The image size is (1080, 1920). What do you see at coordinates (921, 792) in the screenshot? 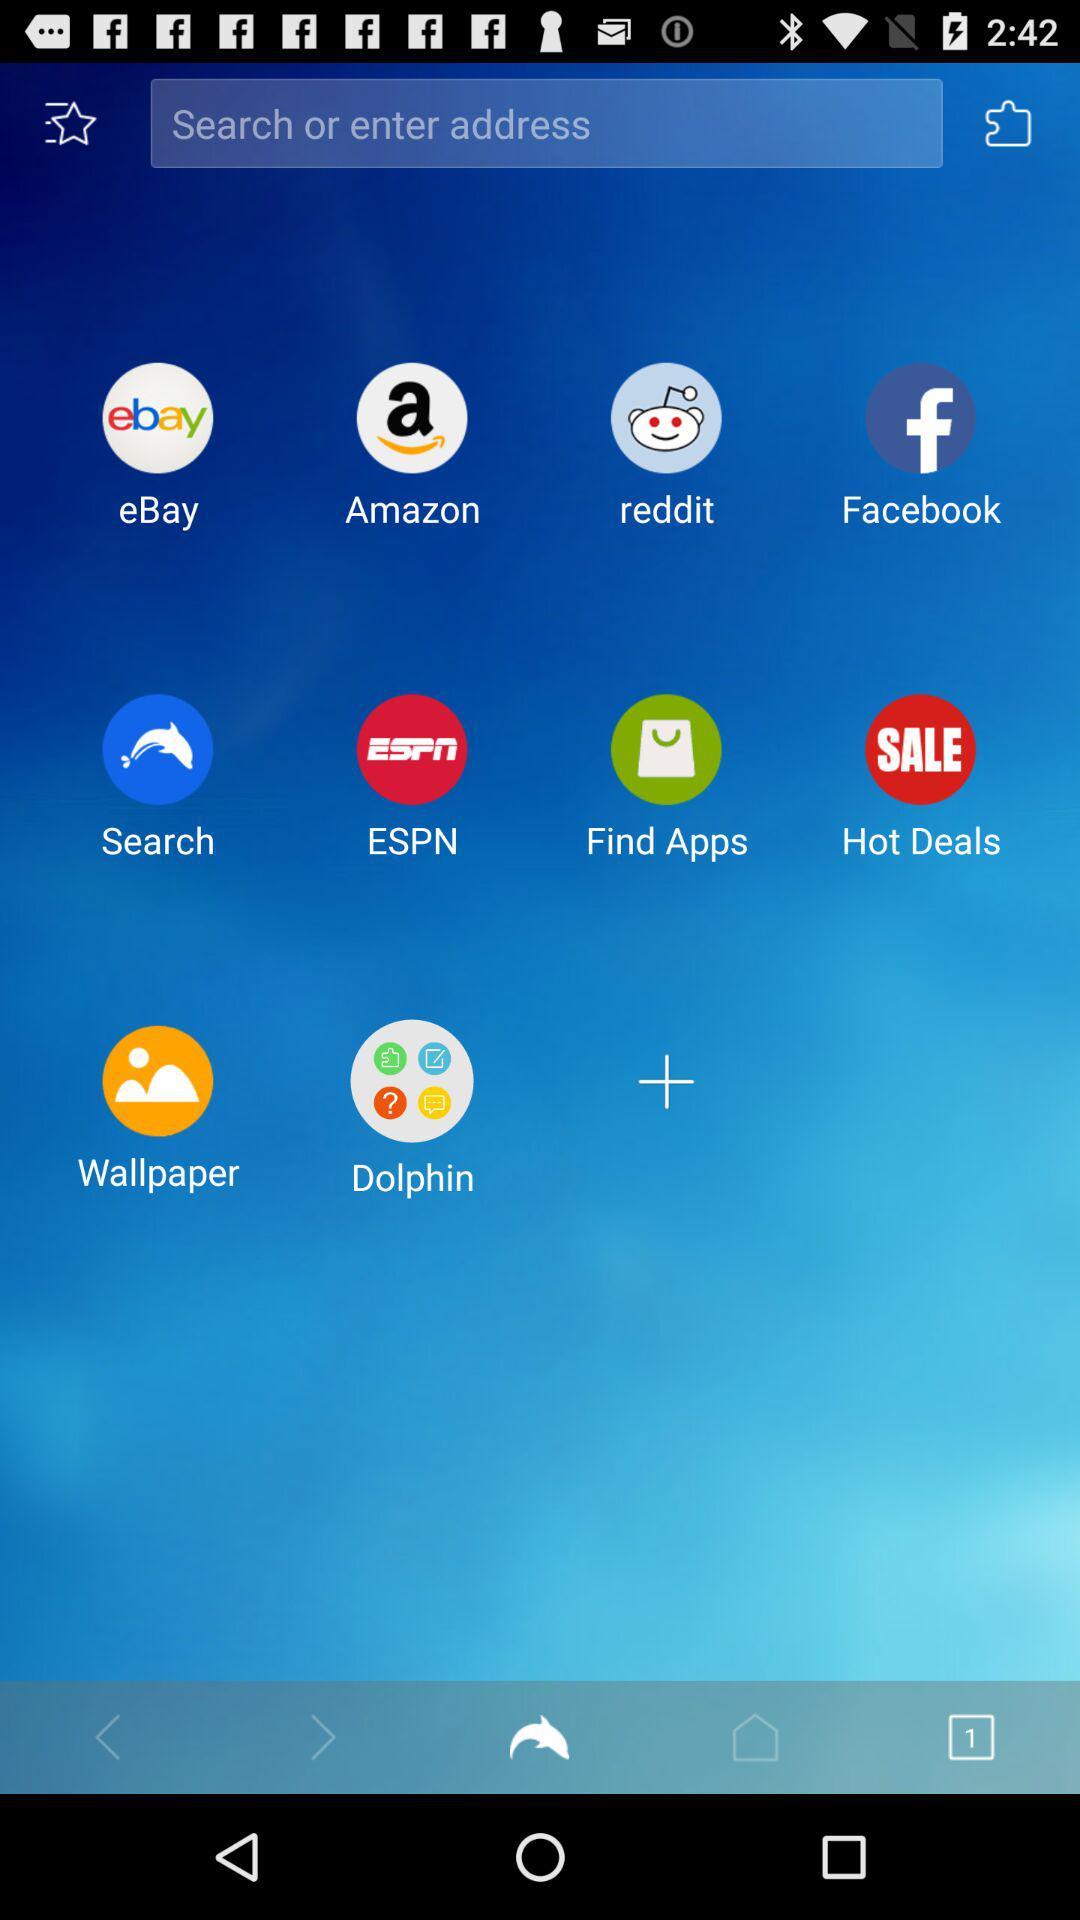
I see `the hot deals on the right` at bounding box center [921, 792].